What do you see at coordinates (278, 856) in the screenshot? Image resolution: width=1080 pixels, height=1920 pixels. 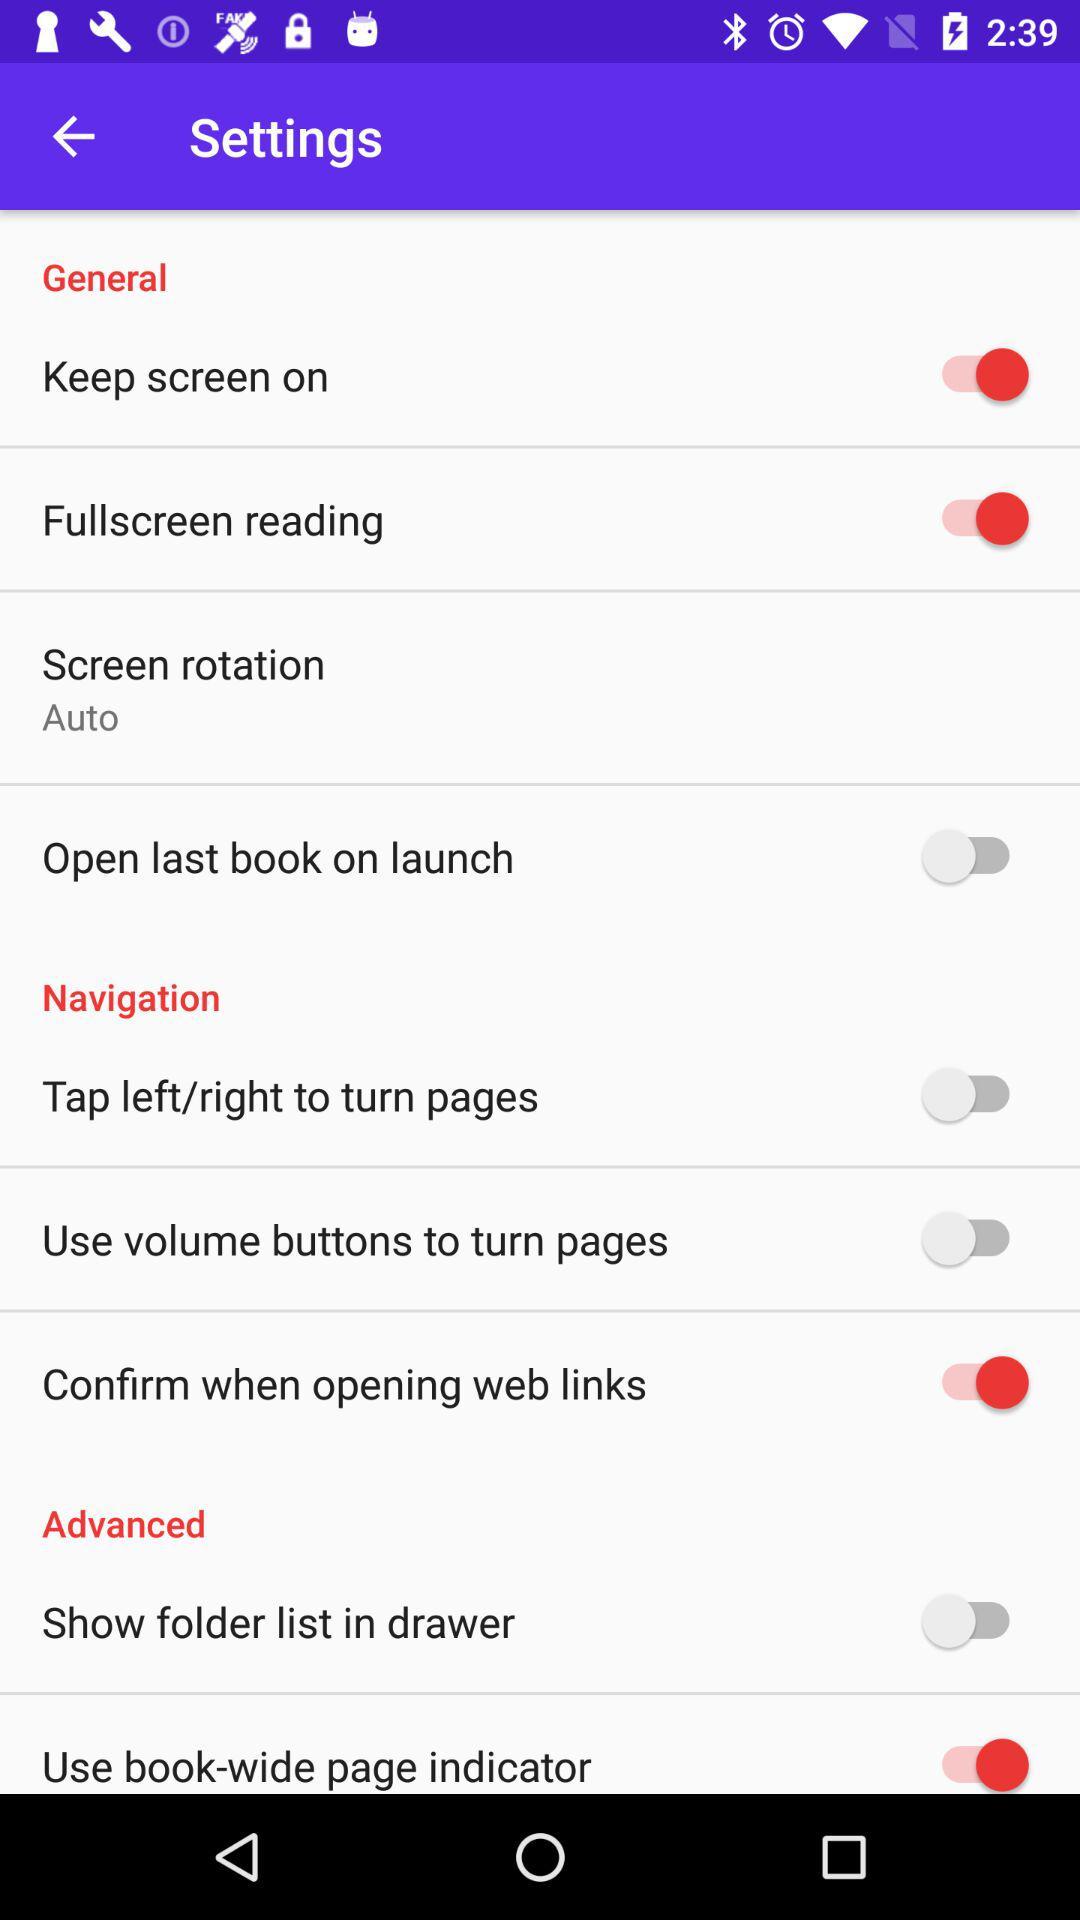 I see `the icon above the navigation item` at bounding box center [278, 856].